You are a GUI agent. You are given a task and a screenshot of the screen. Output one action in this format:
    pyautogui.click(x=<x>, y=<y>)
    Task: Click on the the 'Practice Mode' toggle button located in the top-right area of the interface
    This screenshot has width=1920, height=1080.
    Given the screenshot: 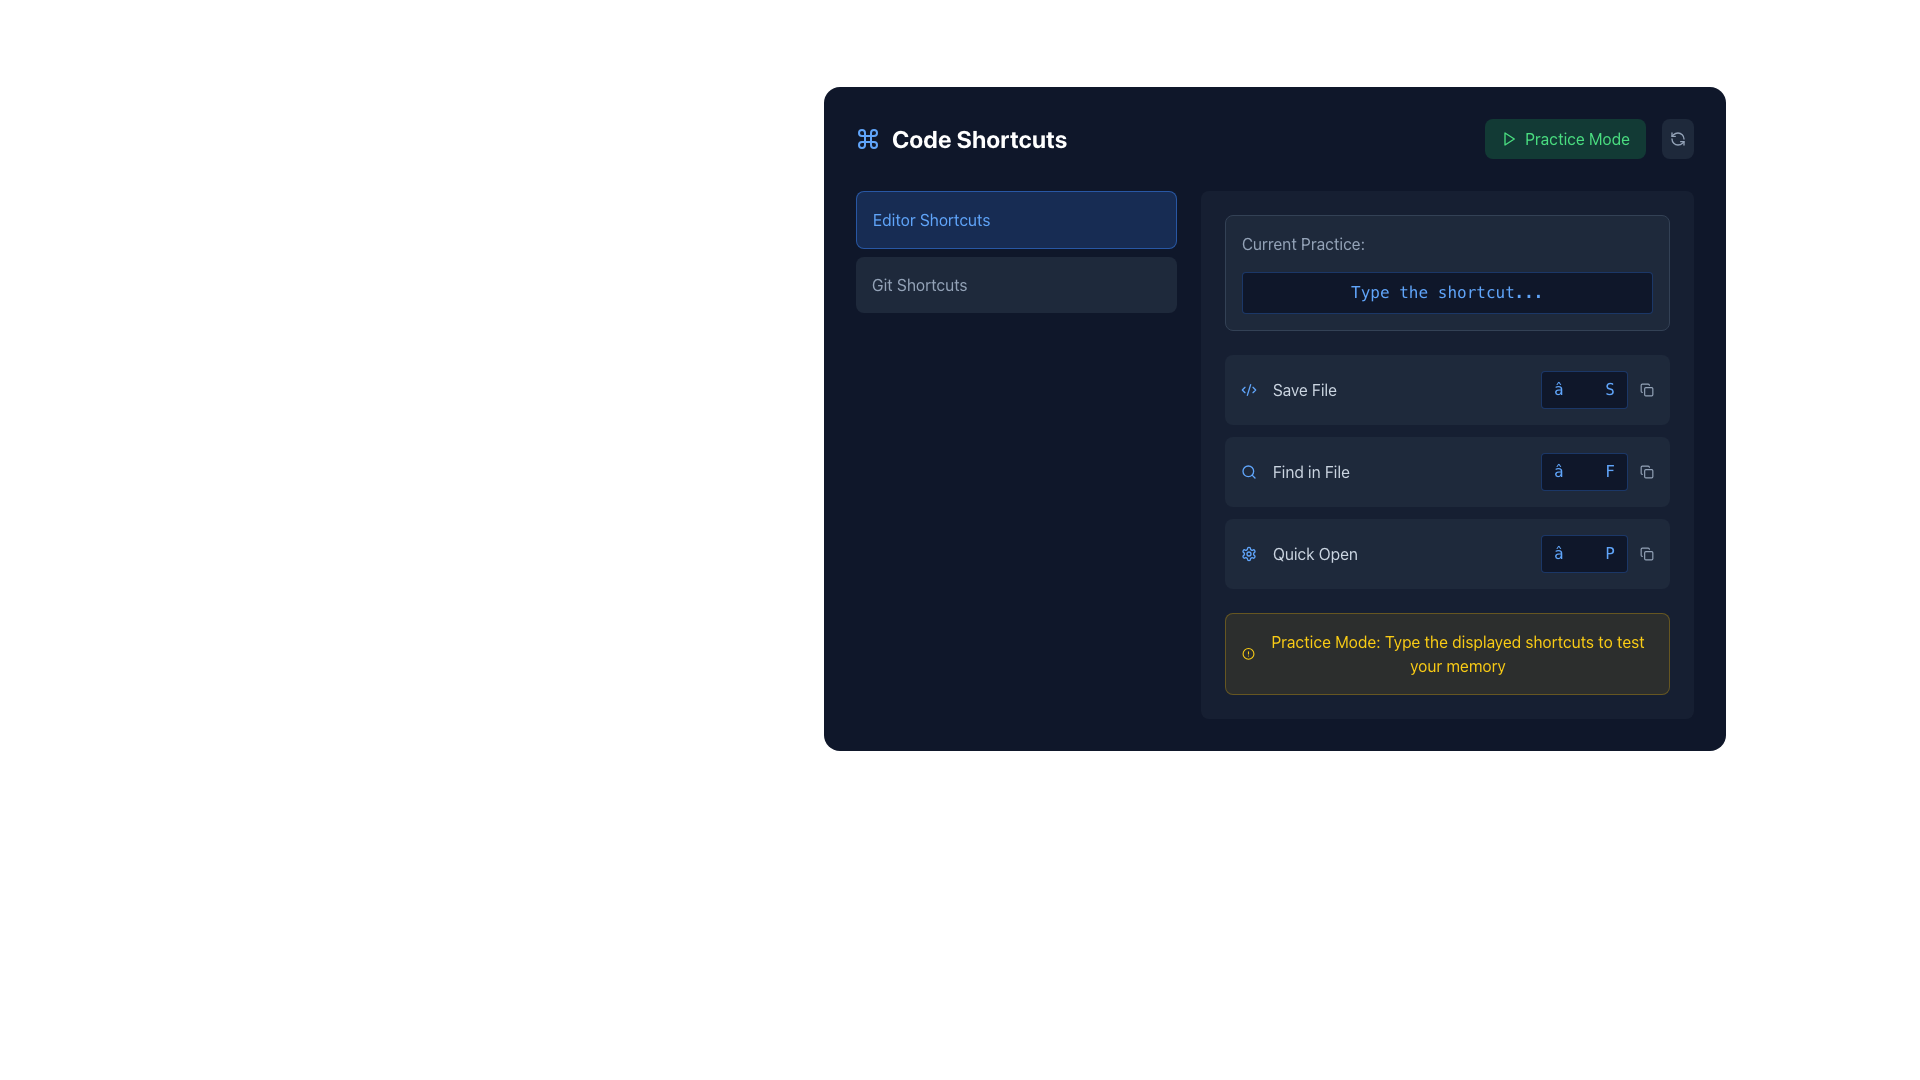 What is the action you would take?
    pyautogui.click(x=1588, y=137)
    